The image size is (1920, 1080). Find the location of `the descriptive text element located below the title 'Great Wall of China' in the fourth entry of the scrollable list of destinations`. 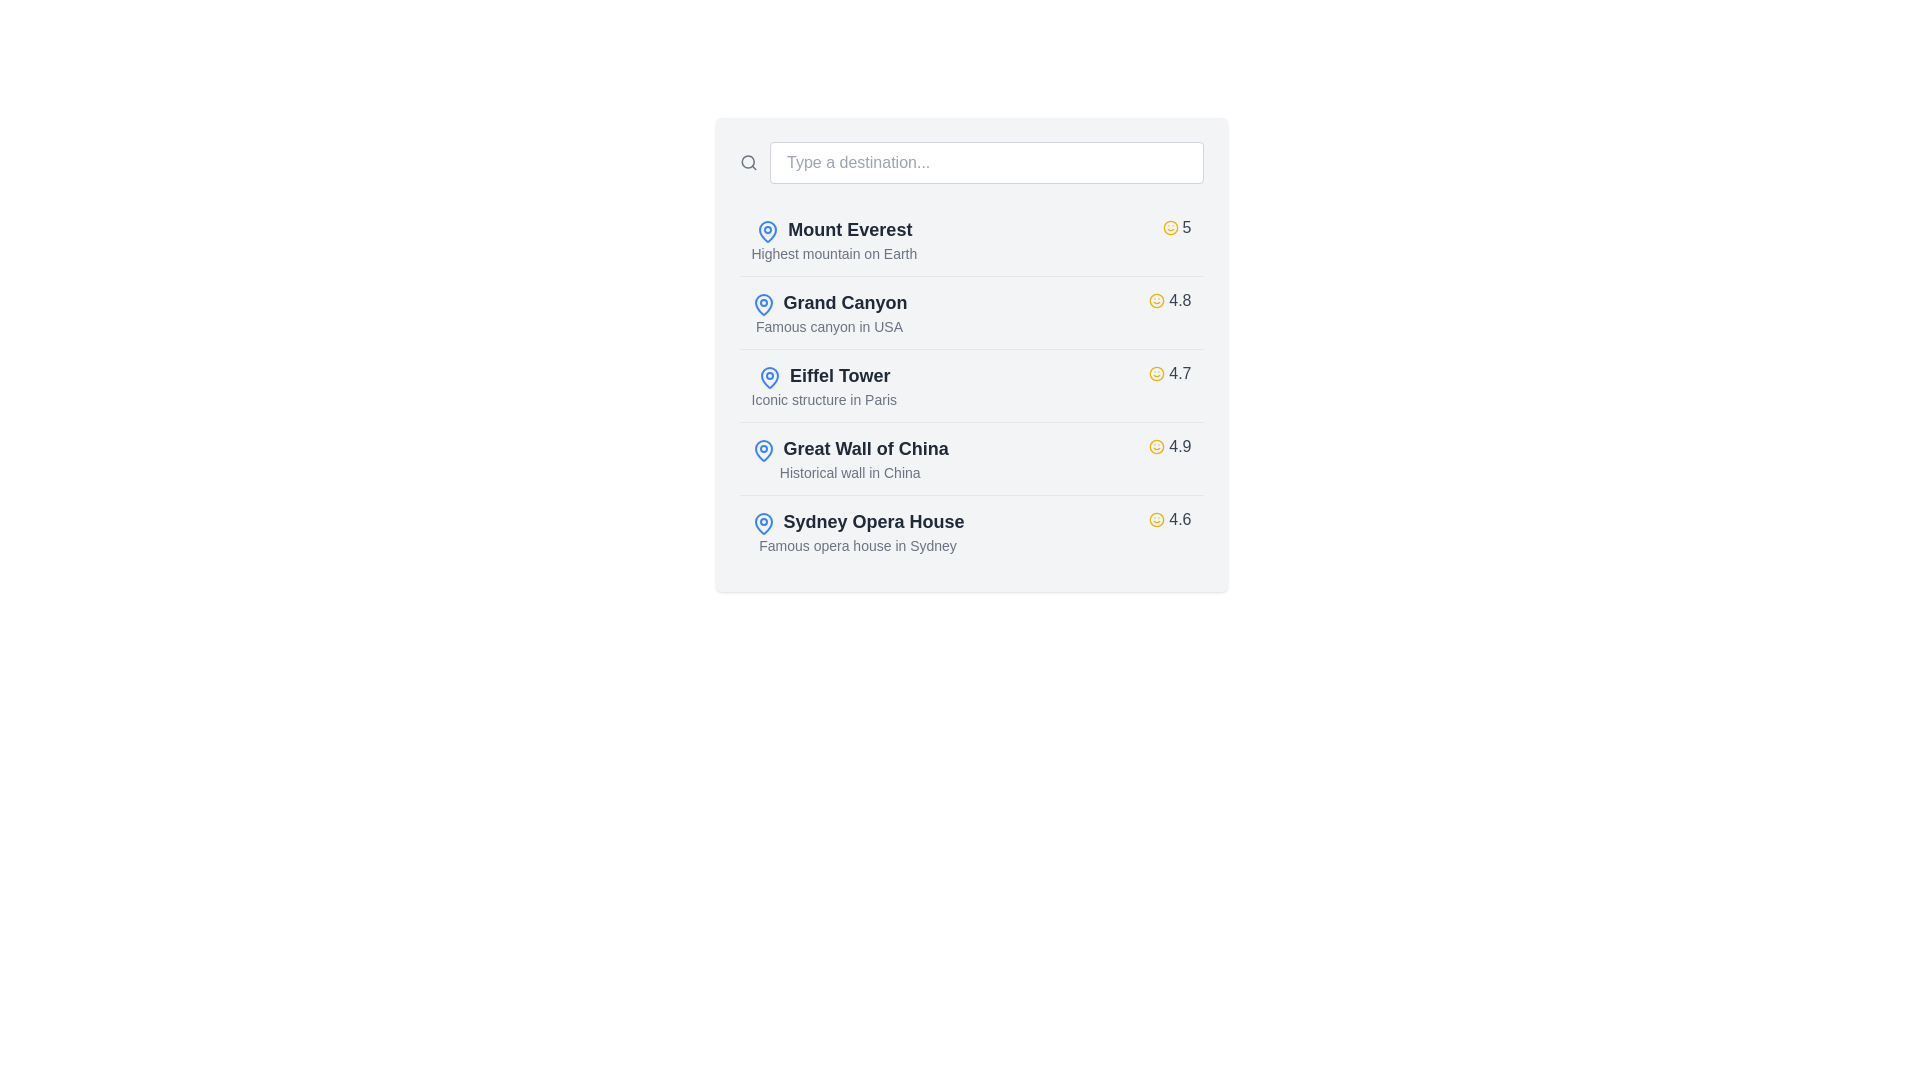

the descriptive text element located below the title 'Great Wall of China' in the fourth entry of the scrollable list of destinations is located at coordinates (850, 473).